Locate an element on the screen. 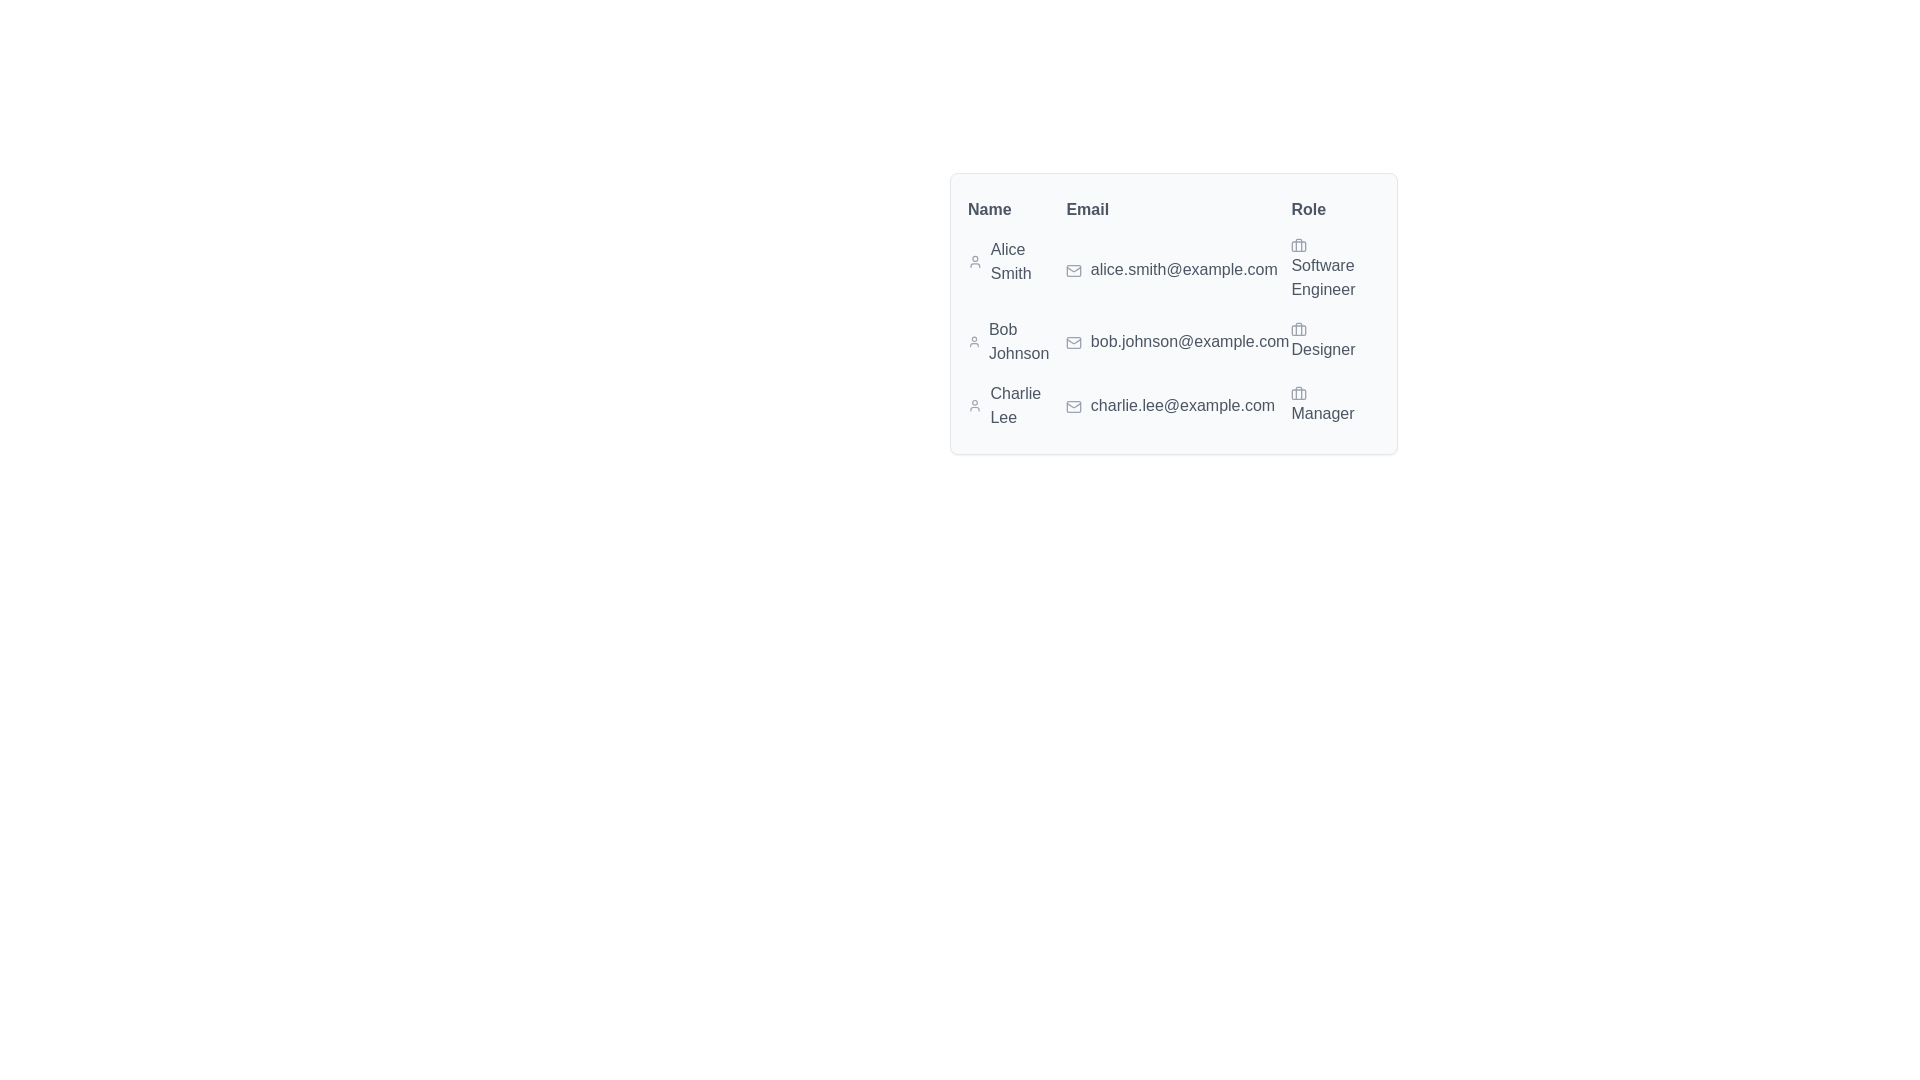 The image size is (1920, 1080). the graphical shape element, a rectangle with rounded corners, representing an email envelope symbol, located next to the 'Bob Johnson' row in the 'Email' column is located at coordinates (1073, 341).